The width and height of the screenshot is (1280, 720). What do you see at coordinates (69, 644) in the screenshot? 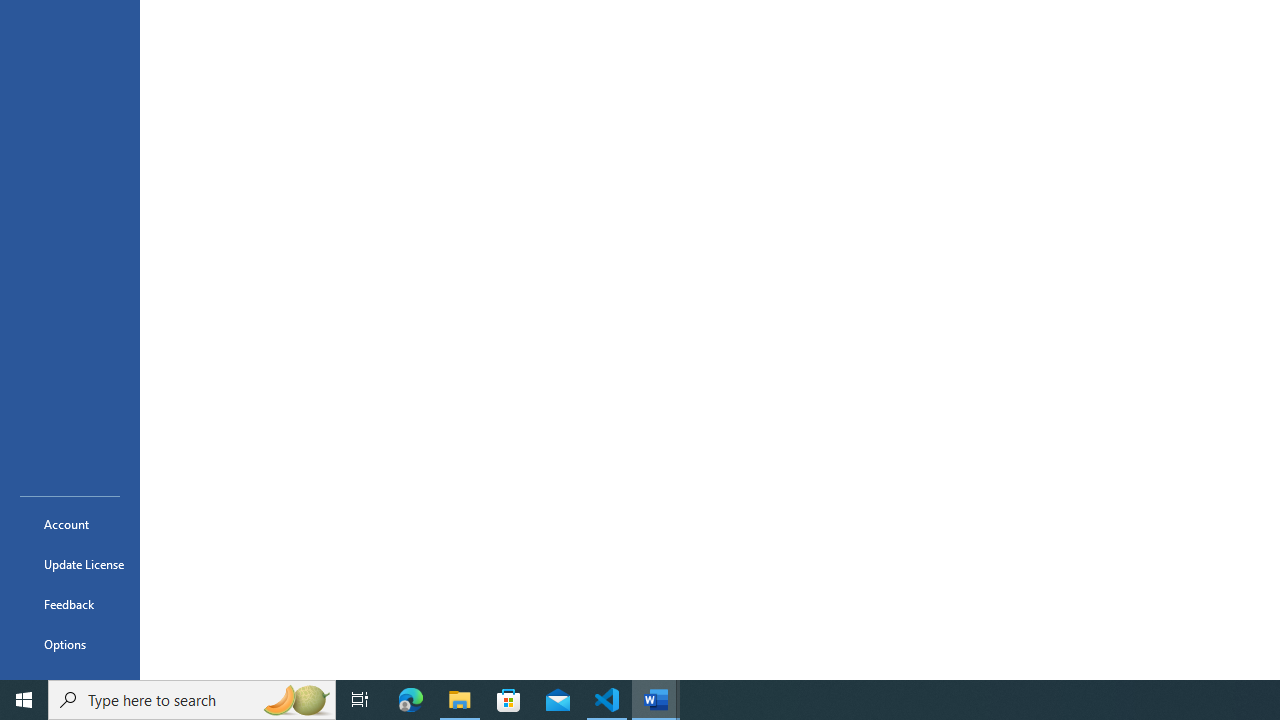
I see `'Options'` at bounding box center [69, 644].